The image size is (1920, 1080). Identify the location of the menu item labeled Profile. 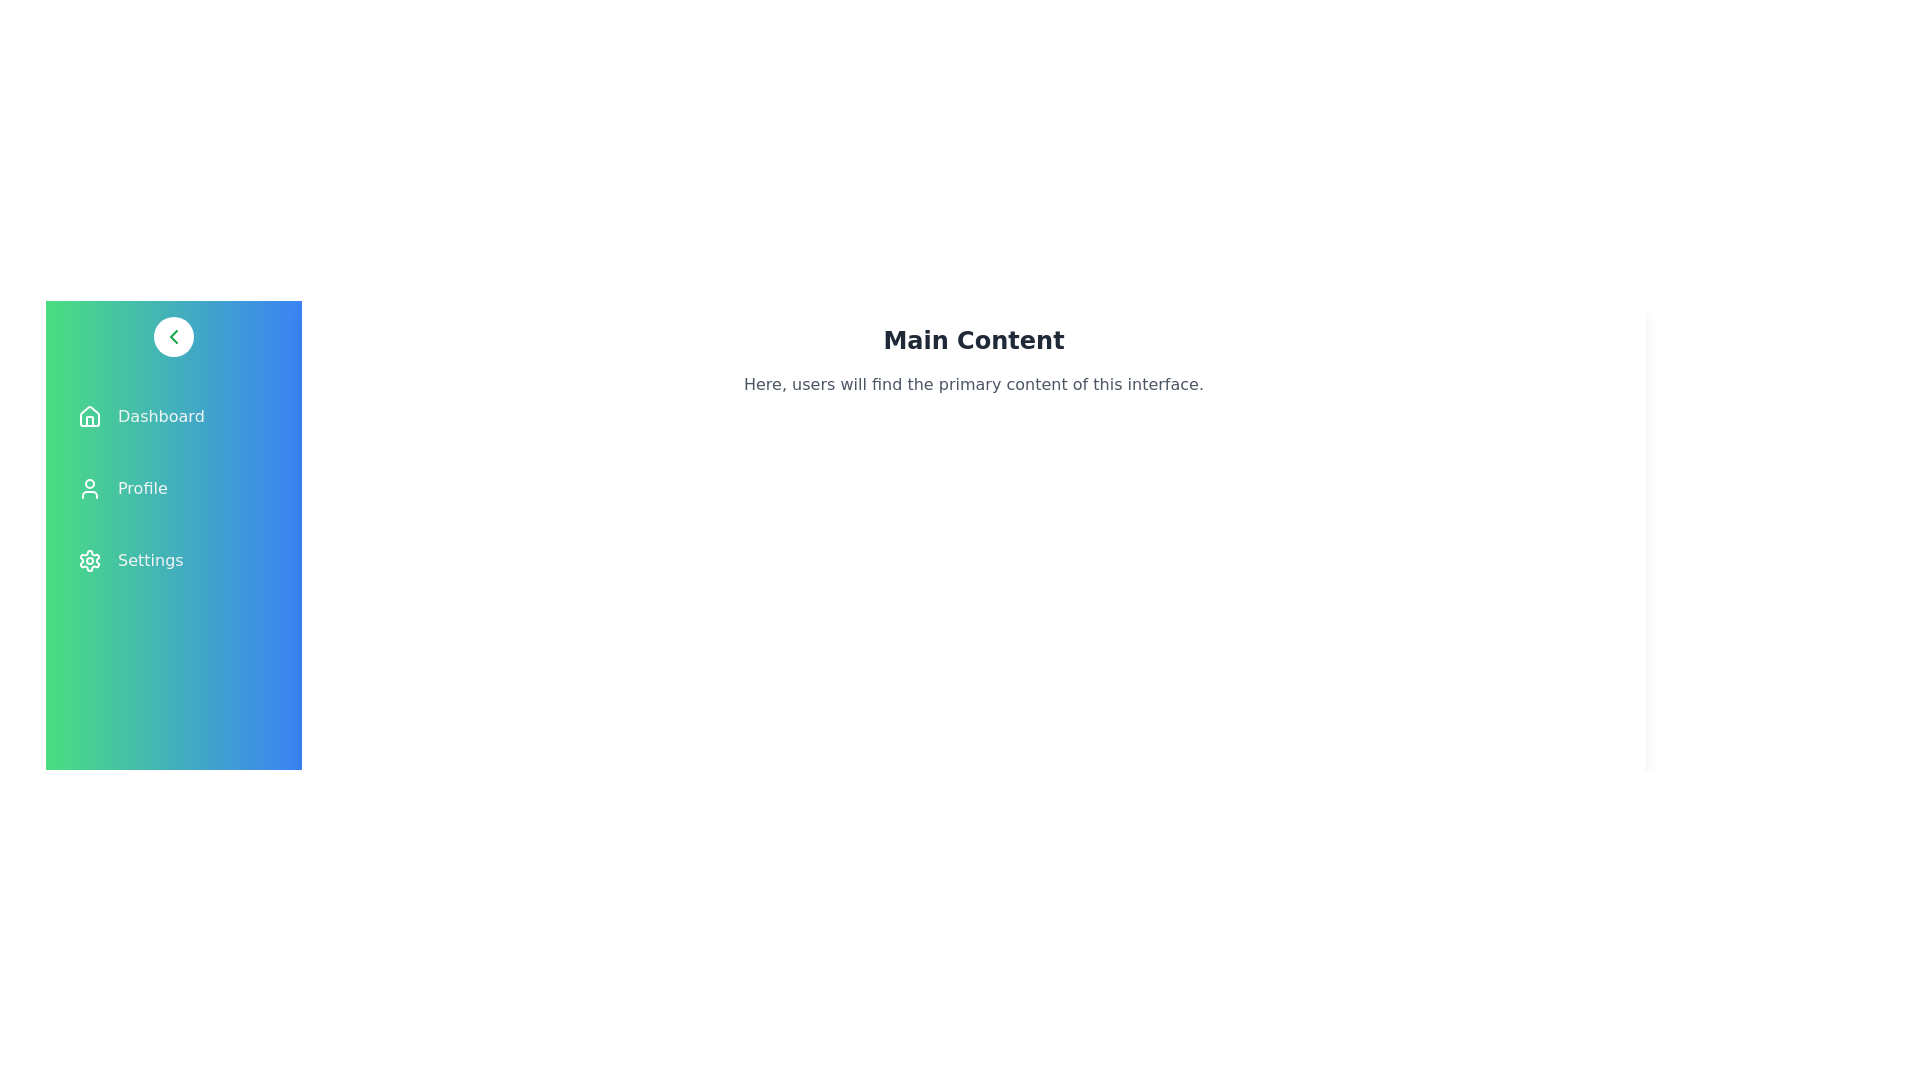
(173, 489).